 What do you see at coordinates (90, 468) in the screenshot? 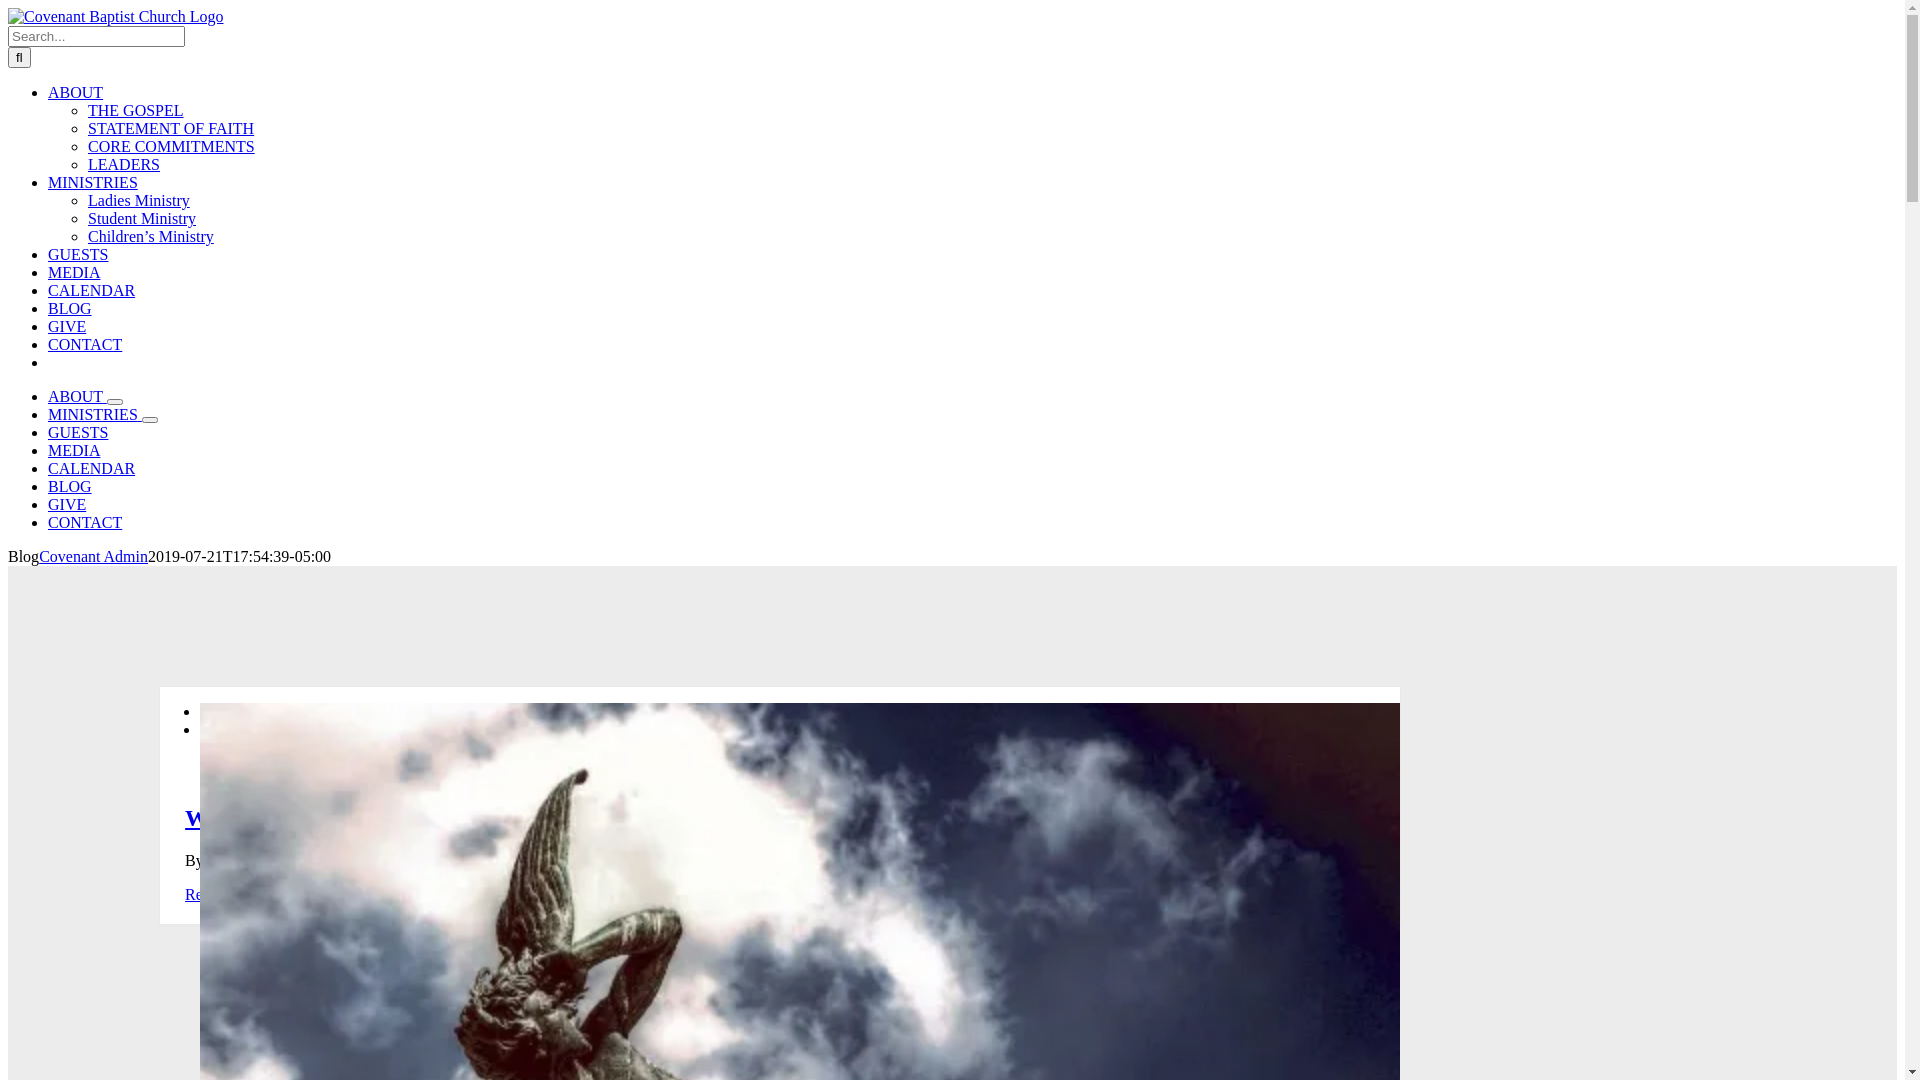
I see `'CALENDAR'` at bounding box center [90, 468].